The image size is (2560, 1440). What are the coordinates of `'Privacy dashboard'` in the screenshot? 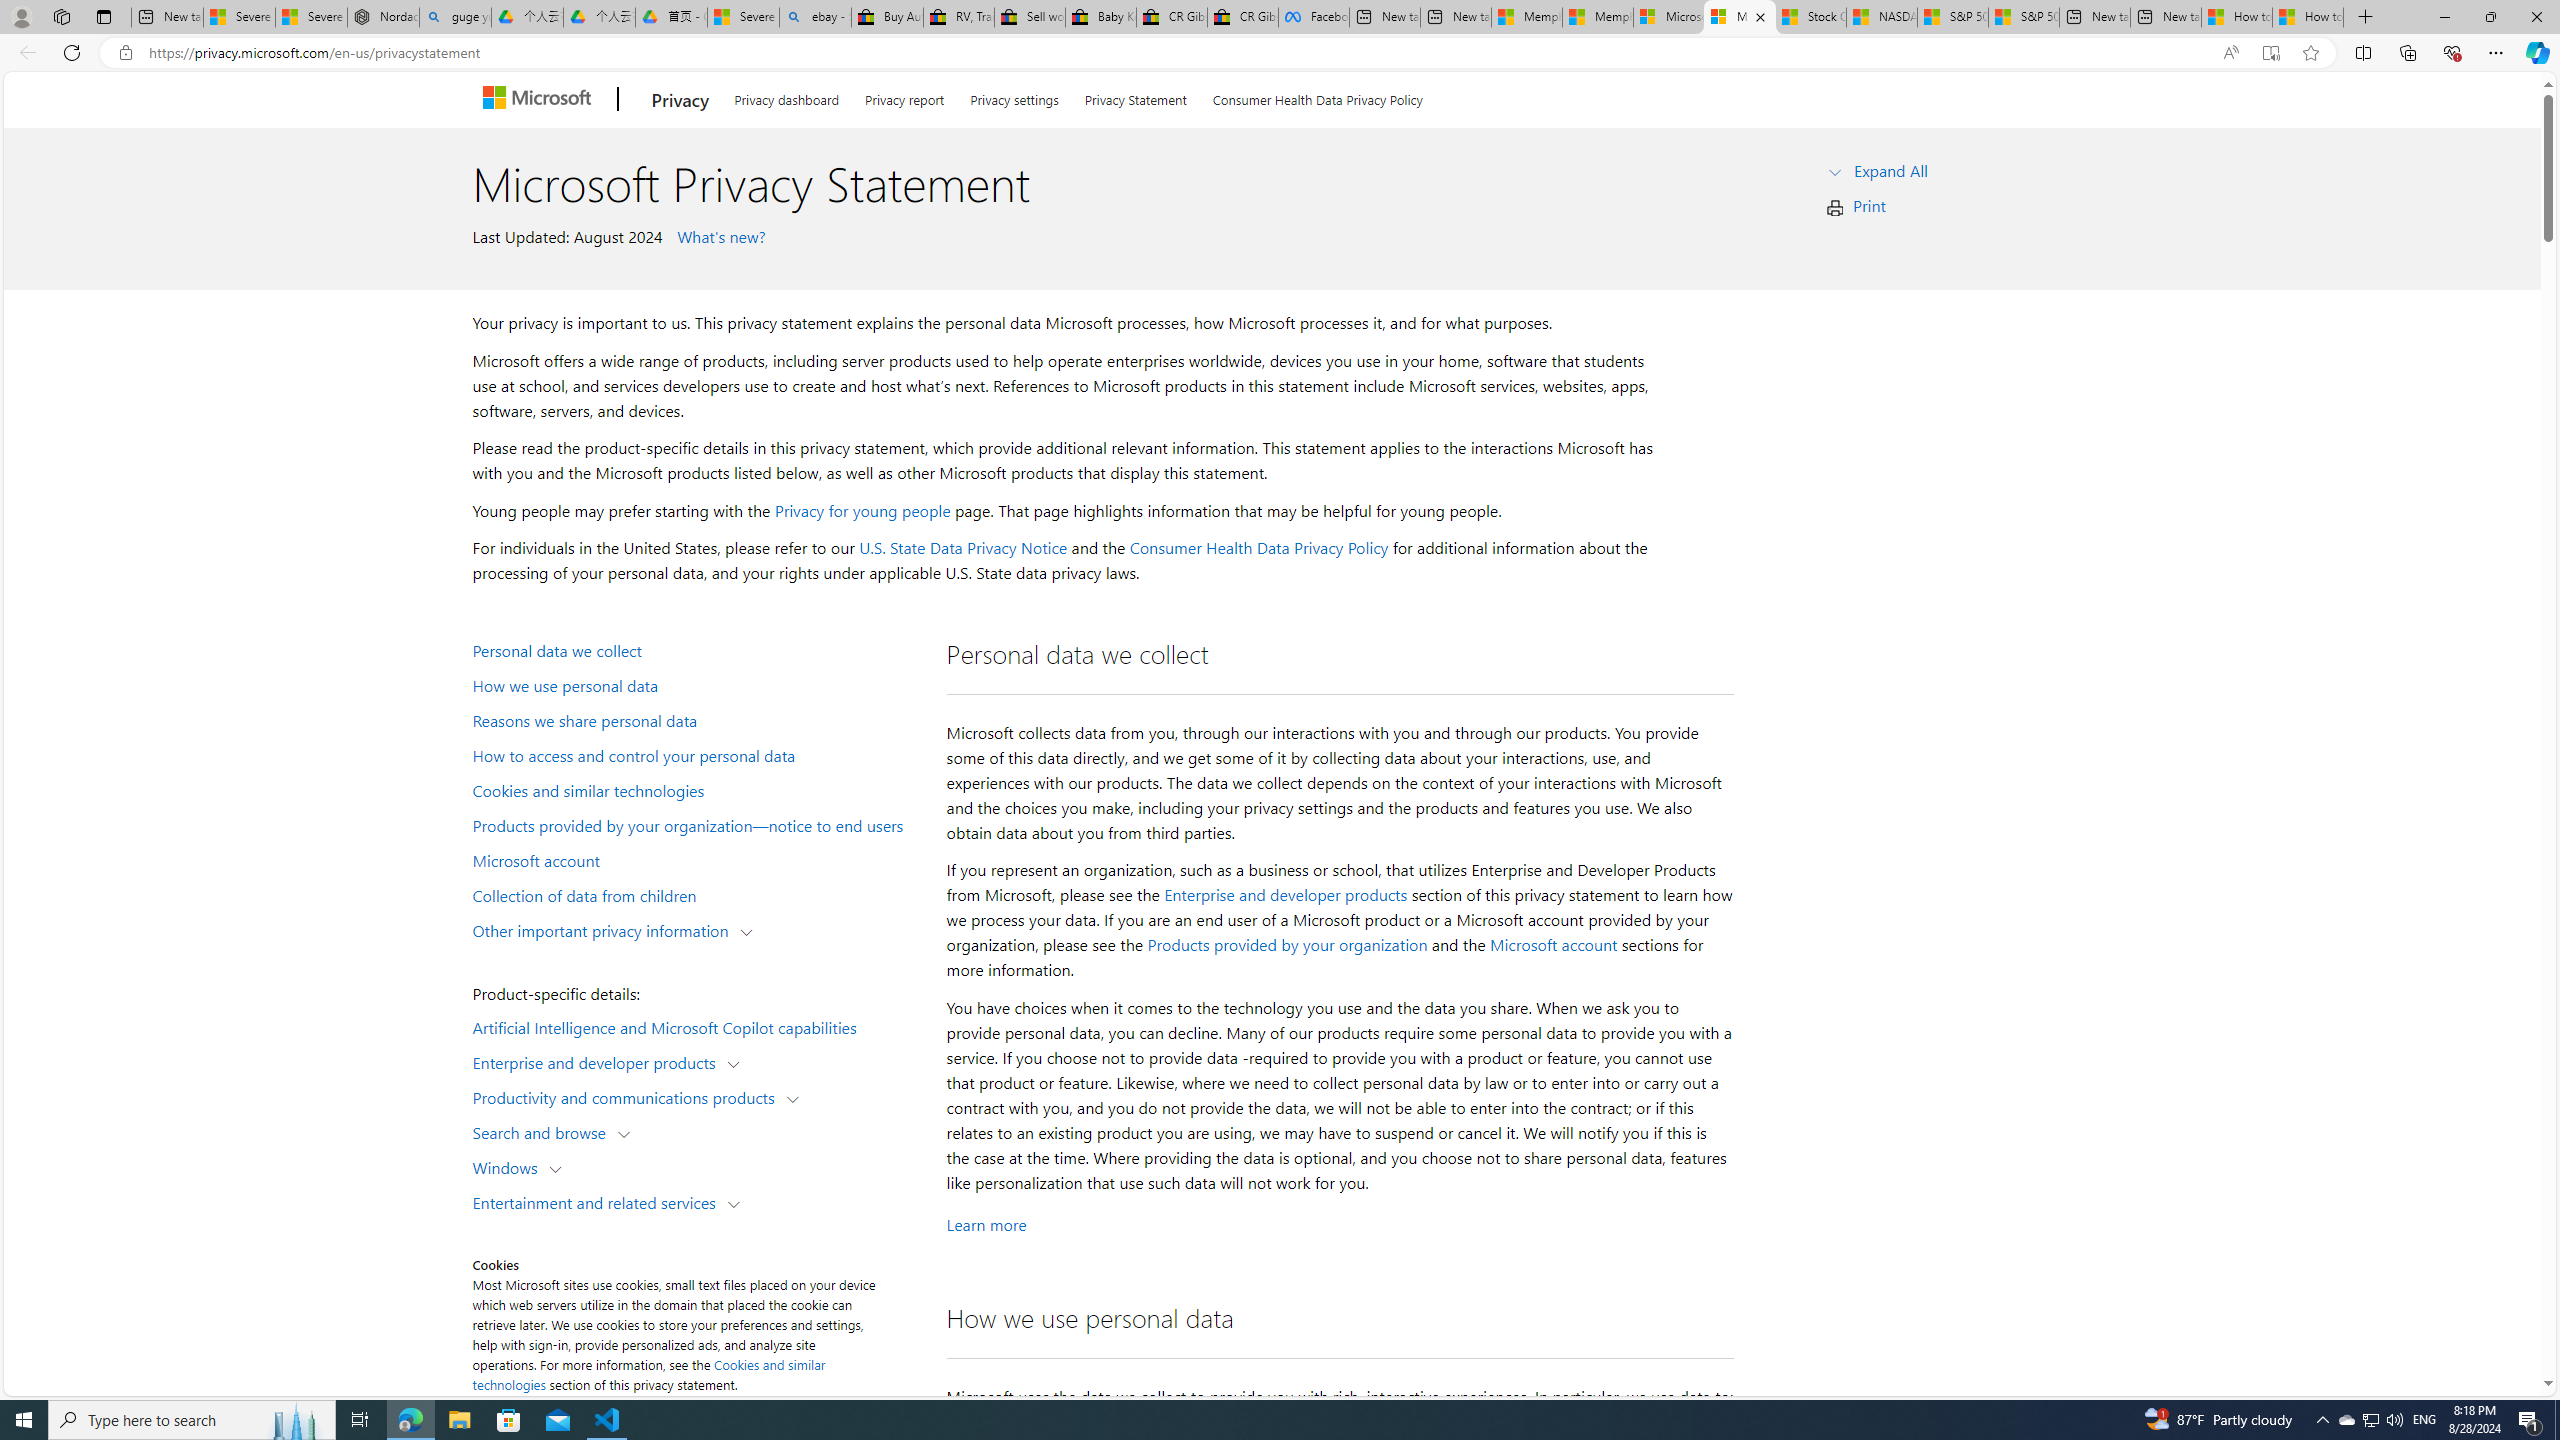 It's located at (786, 96).